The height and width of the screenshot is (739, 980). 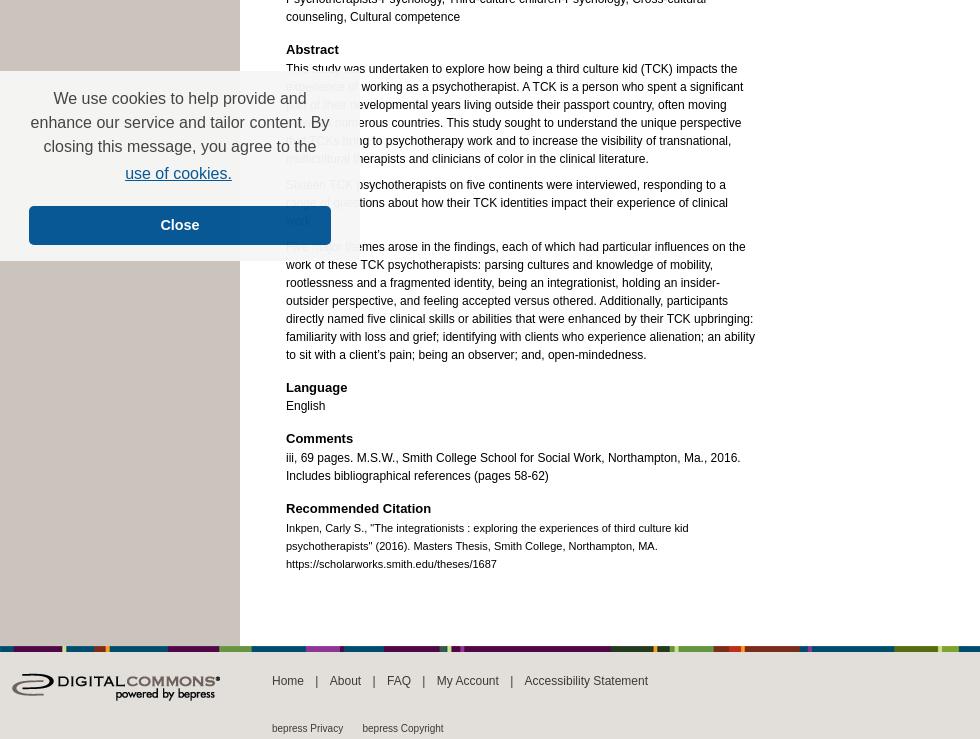 What do you see at coordinates (288, 679) in the screenshot?
I see `'Home'` at bounding box center [288, 679].